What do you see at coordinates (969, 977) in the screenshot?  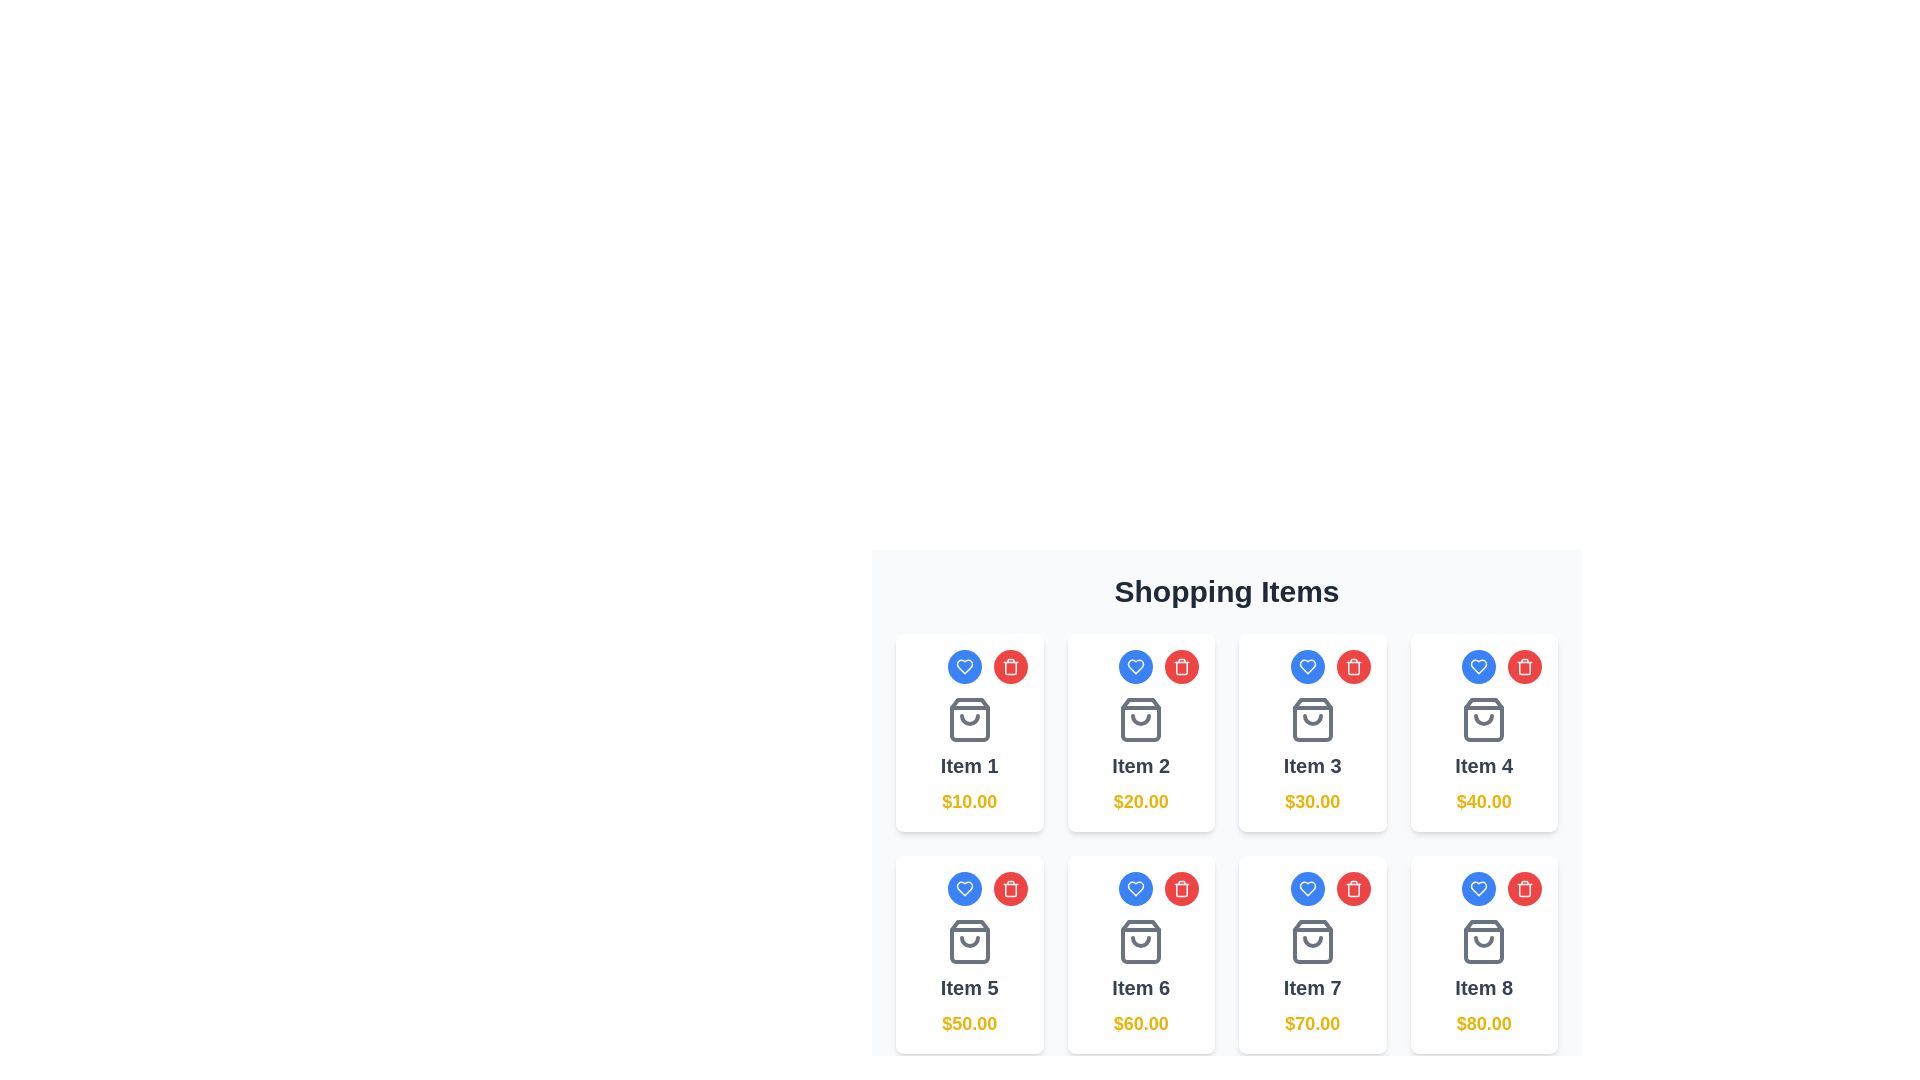 I see `the name text of the fifth shopping item card in the grid layout, which displays the item's name and price` at bounding box center [969, 977].